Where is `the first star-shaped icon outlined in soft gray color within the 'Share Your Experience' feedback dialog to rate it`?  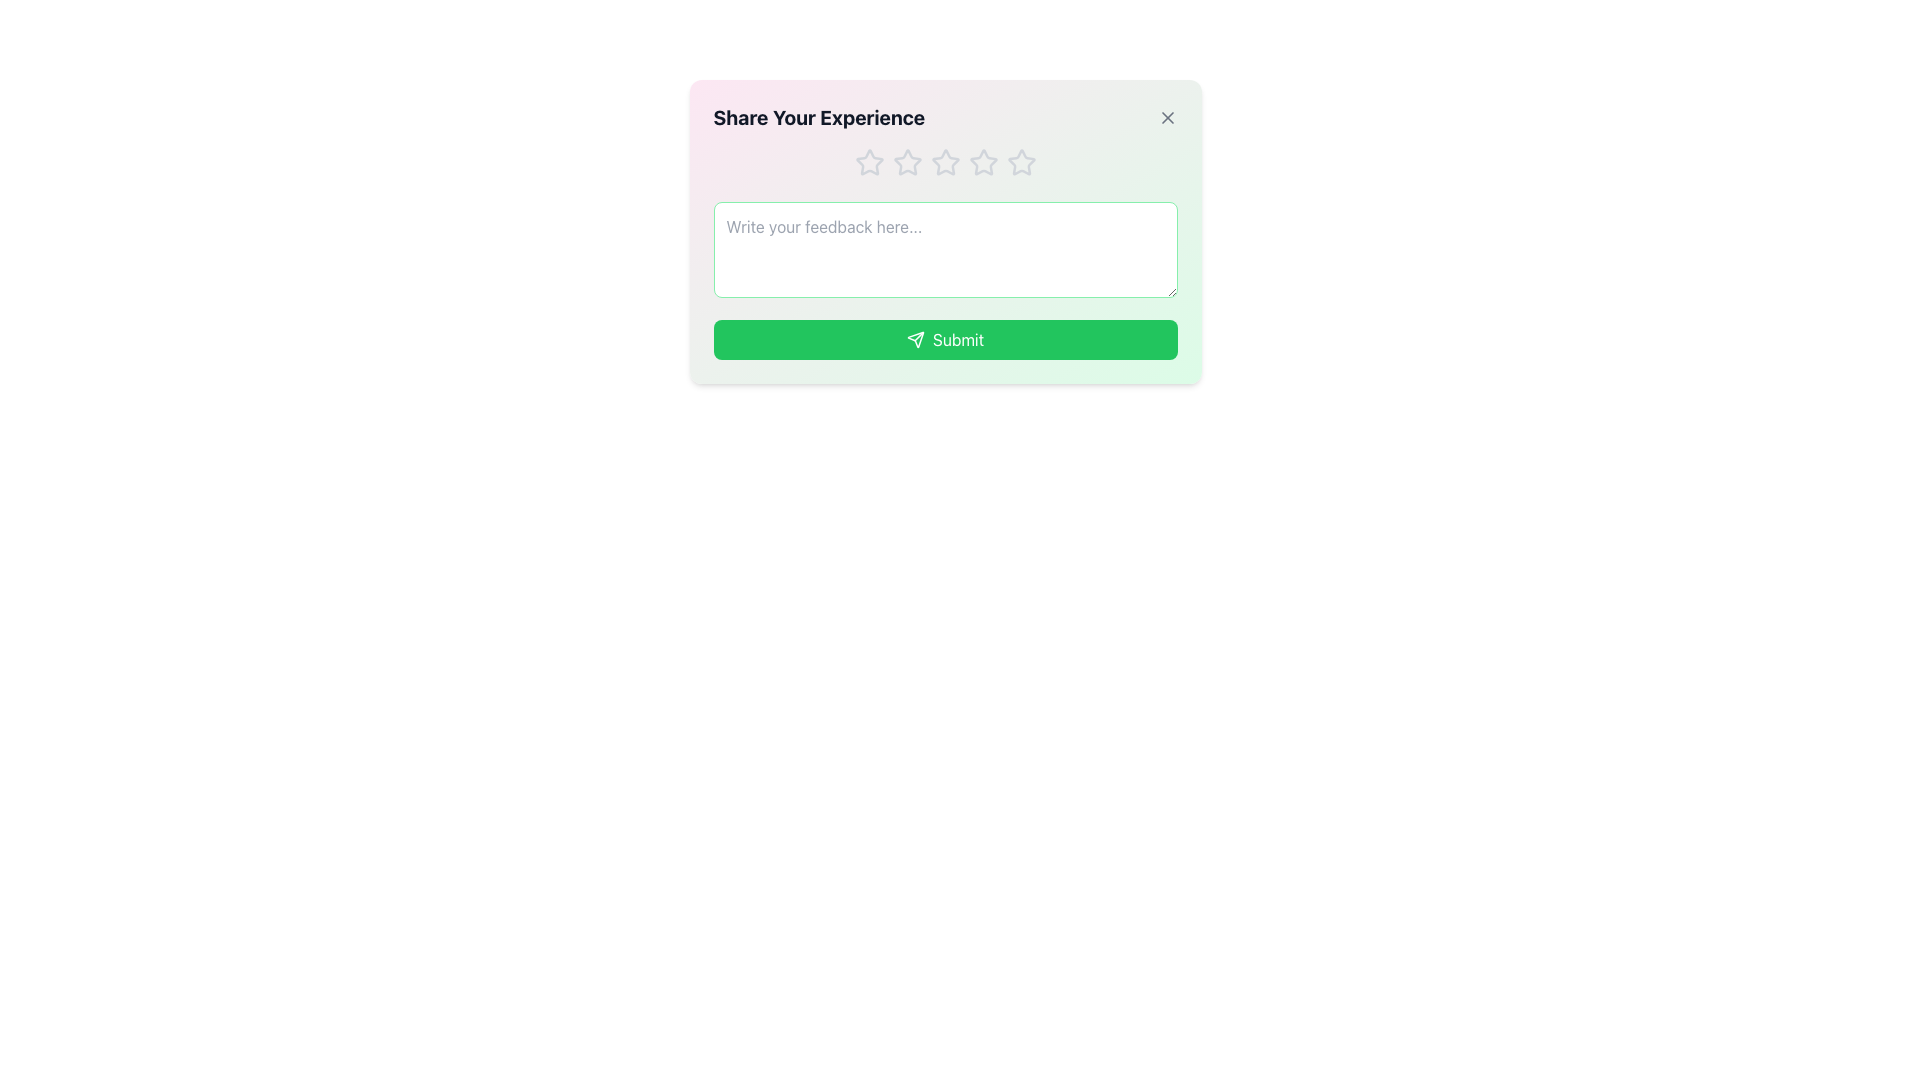
the first star-shaped icon outlined in soft gray color within the 'Share Your Experience' feedback dialog to rate it is located at coordinates (868, 161).